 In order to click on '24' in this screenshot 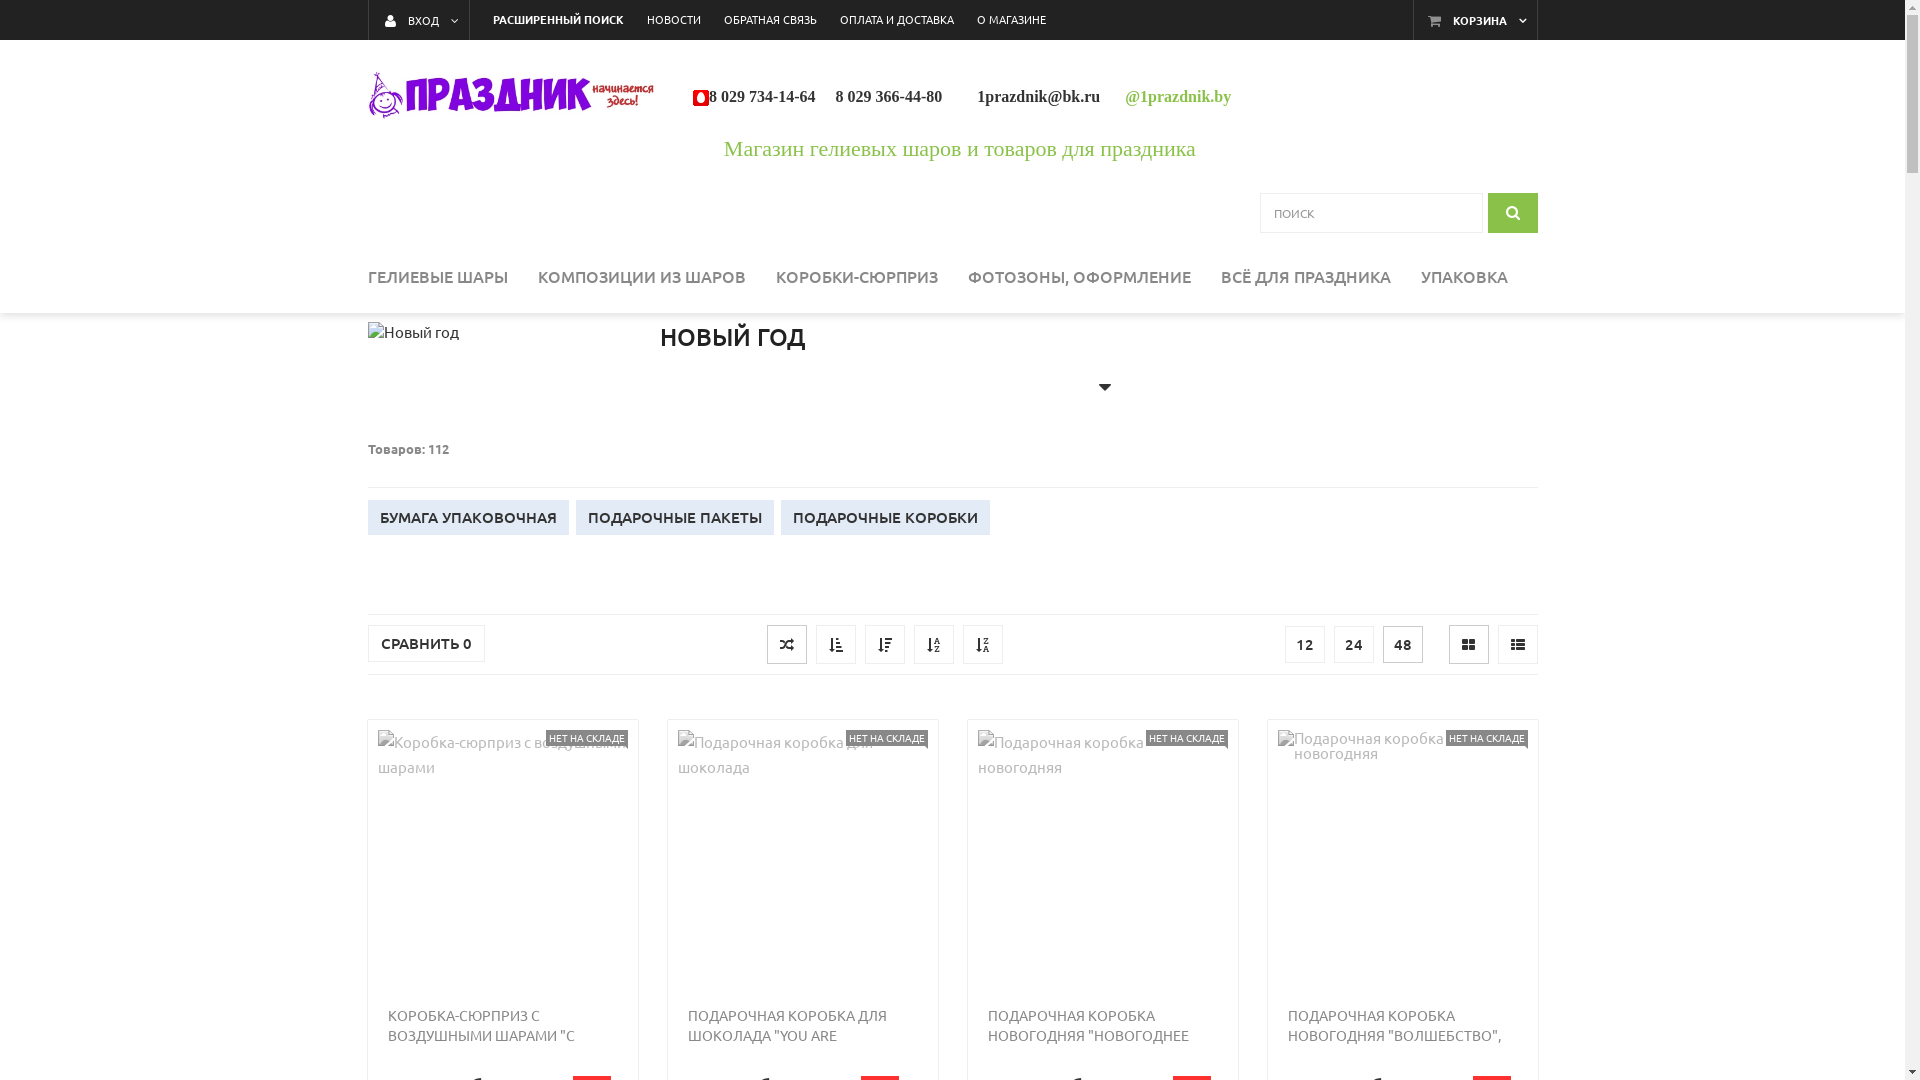, I will do `click(1353, 644)`.